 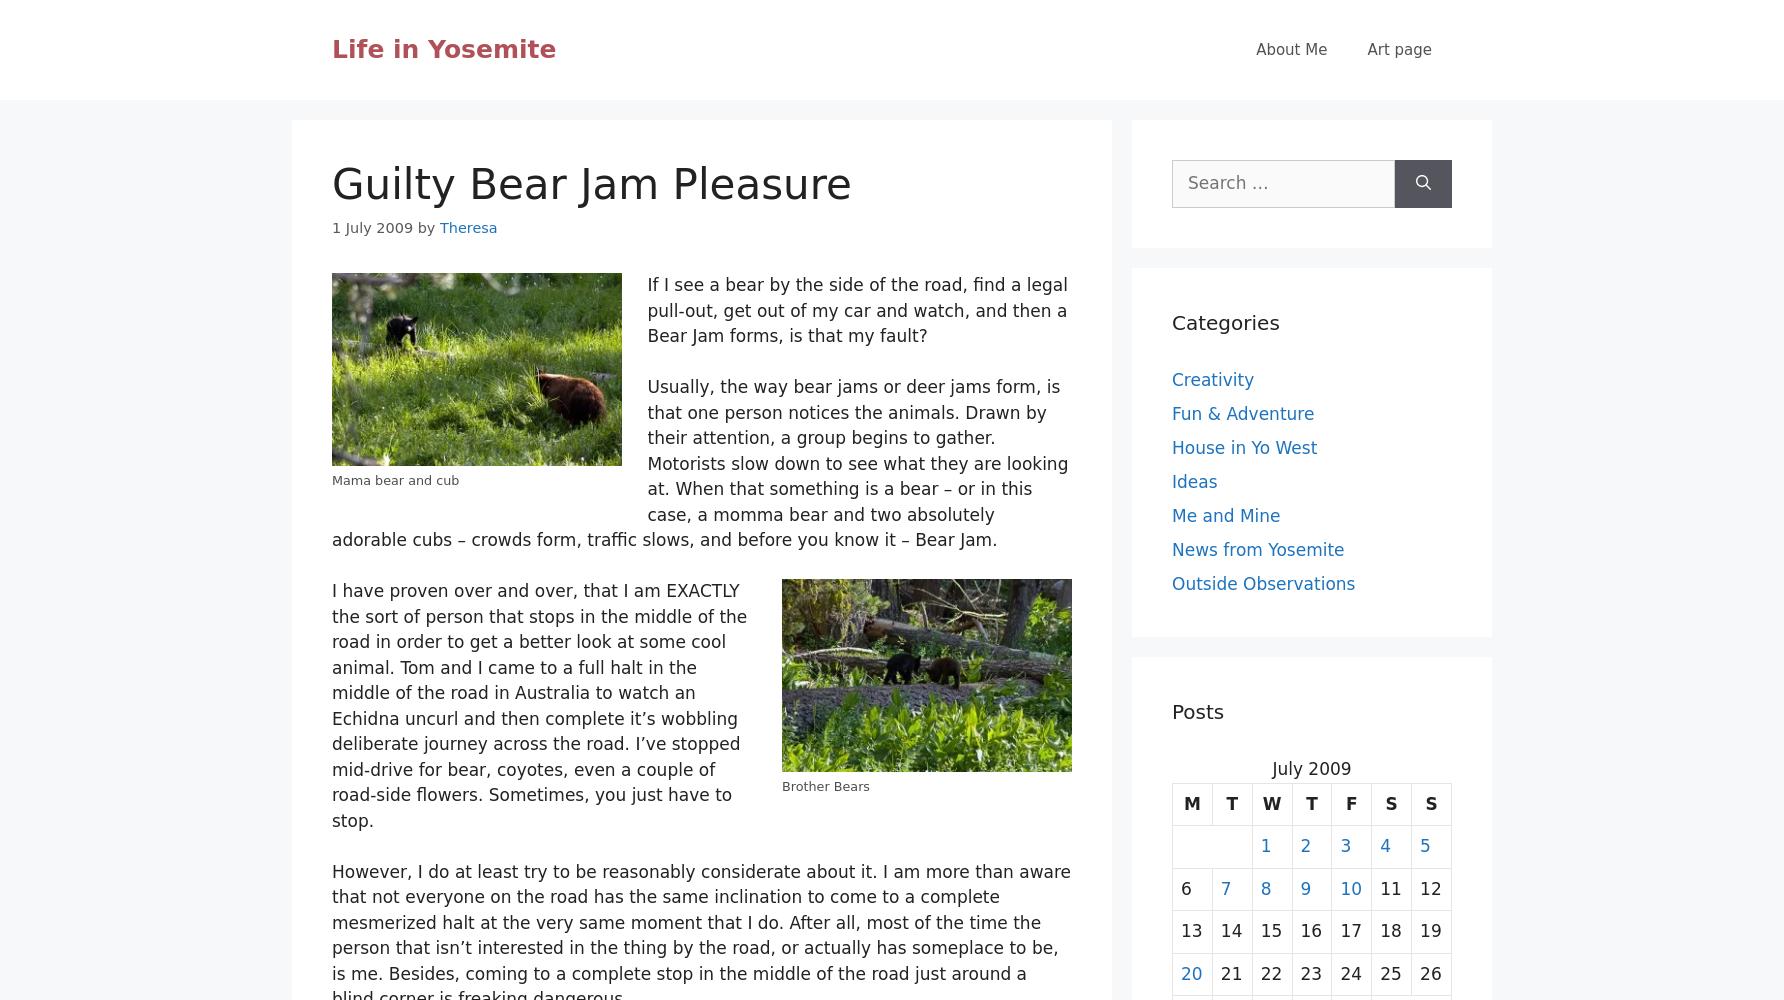 I want to click on 'by', so click(x=426, y=226).